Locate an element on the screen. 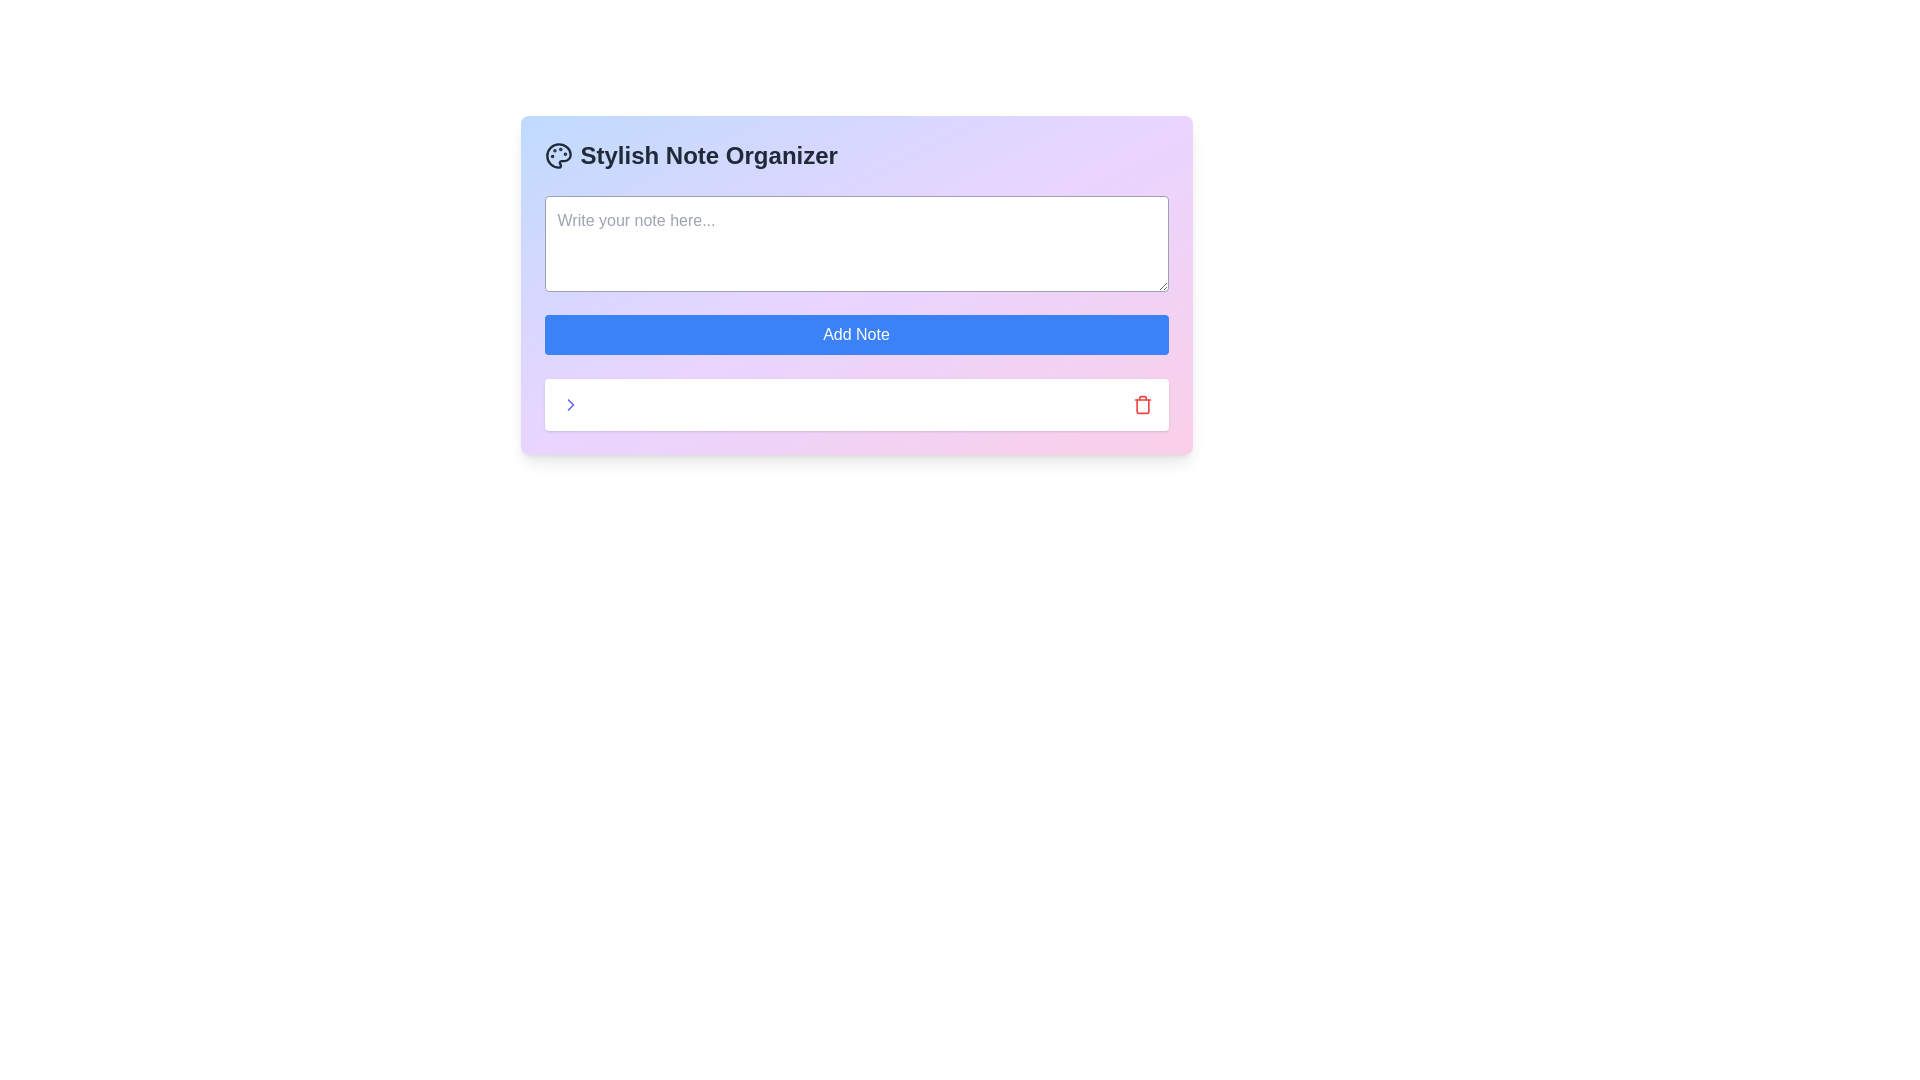 Image resolution: width=1920 pixels, height=1080 pixels. the red trash icon button located at the bottom-right corner of the card to initiate a delete action is located at coordinates (1142, 405).